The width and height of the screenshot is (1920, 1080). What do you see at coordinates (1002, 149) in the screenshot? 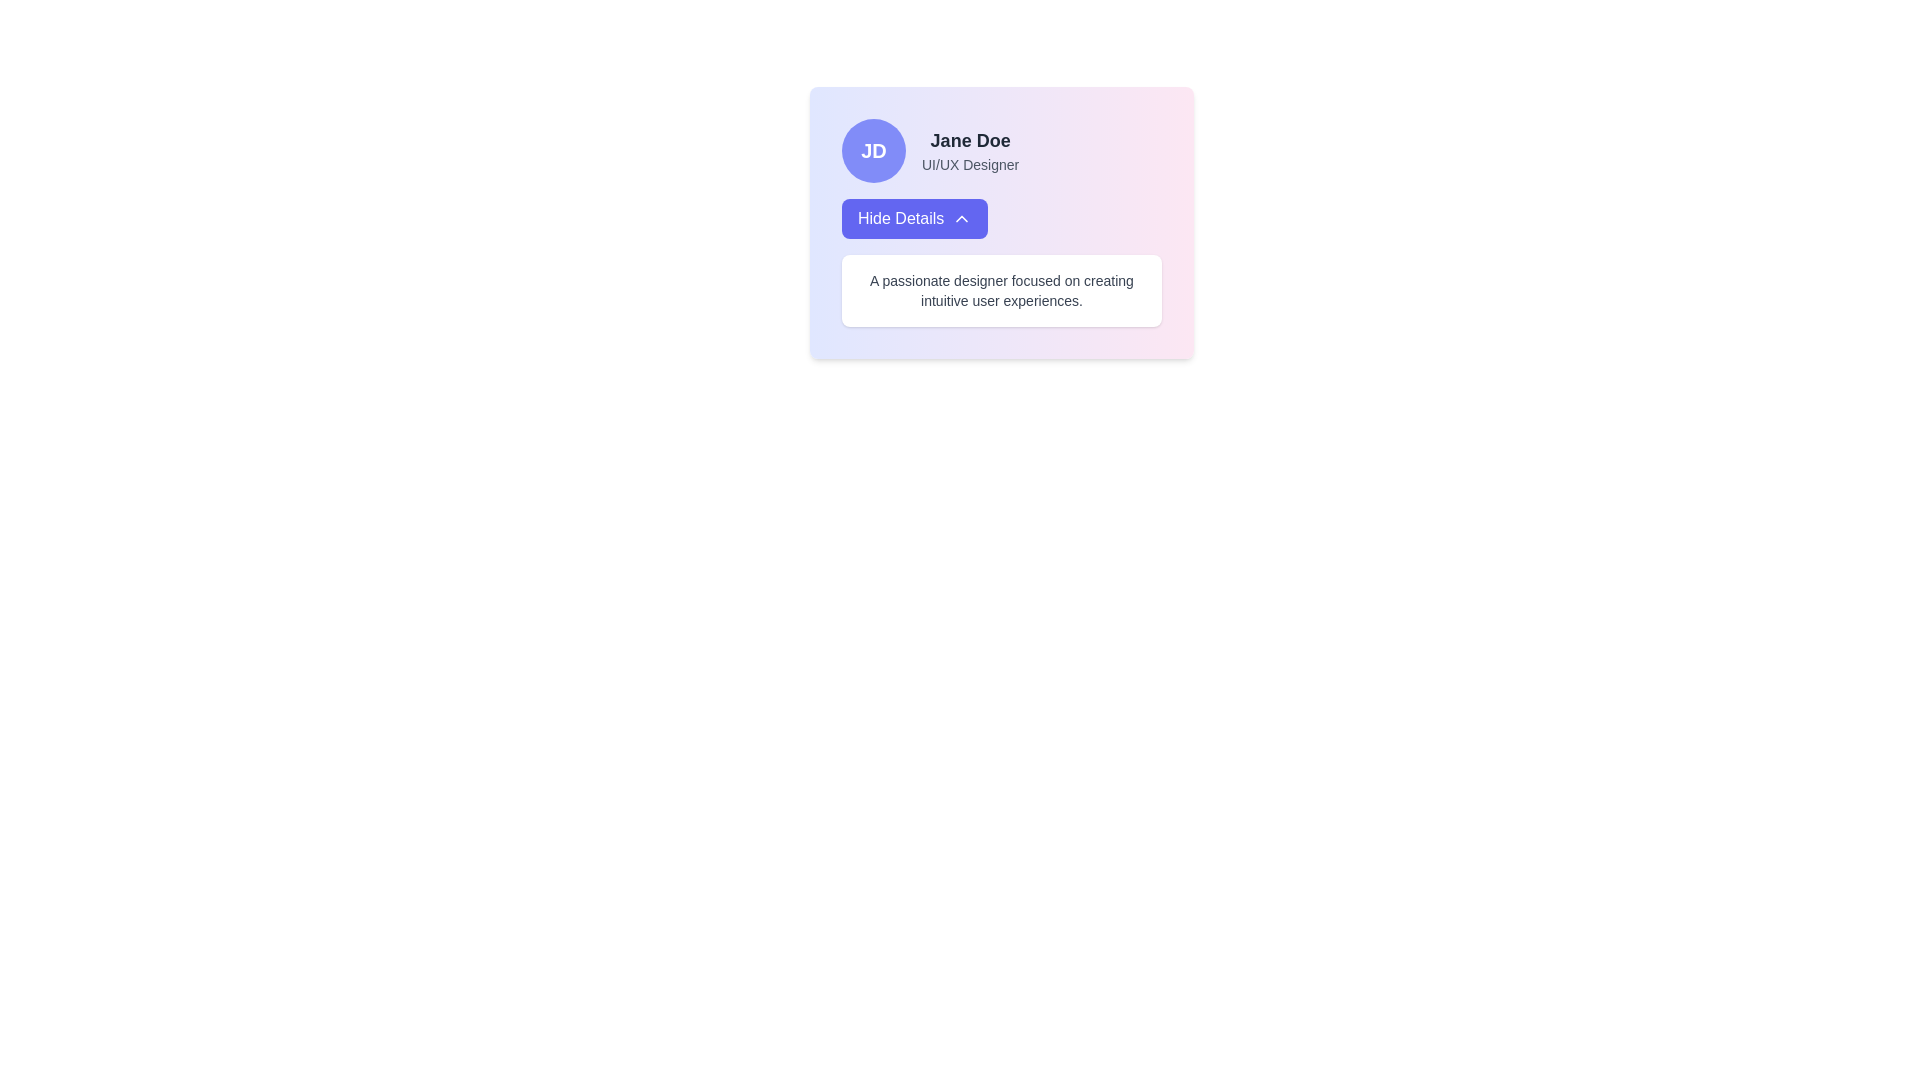
I see `the Profile Display element featuring a circular avatar with initials 'JD' and the name 'Jane Doe' next to it` at bounding box center [1002, 149].